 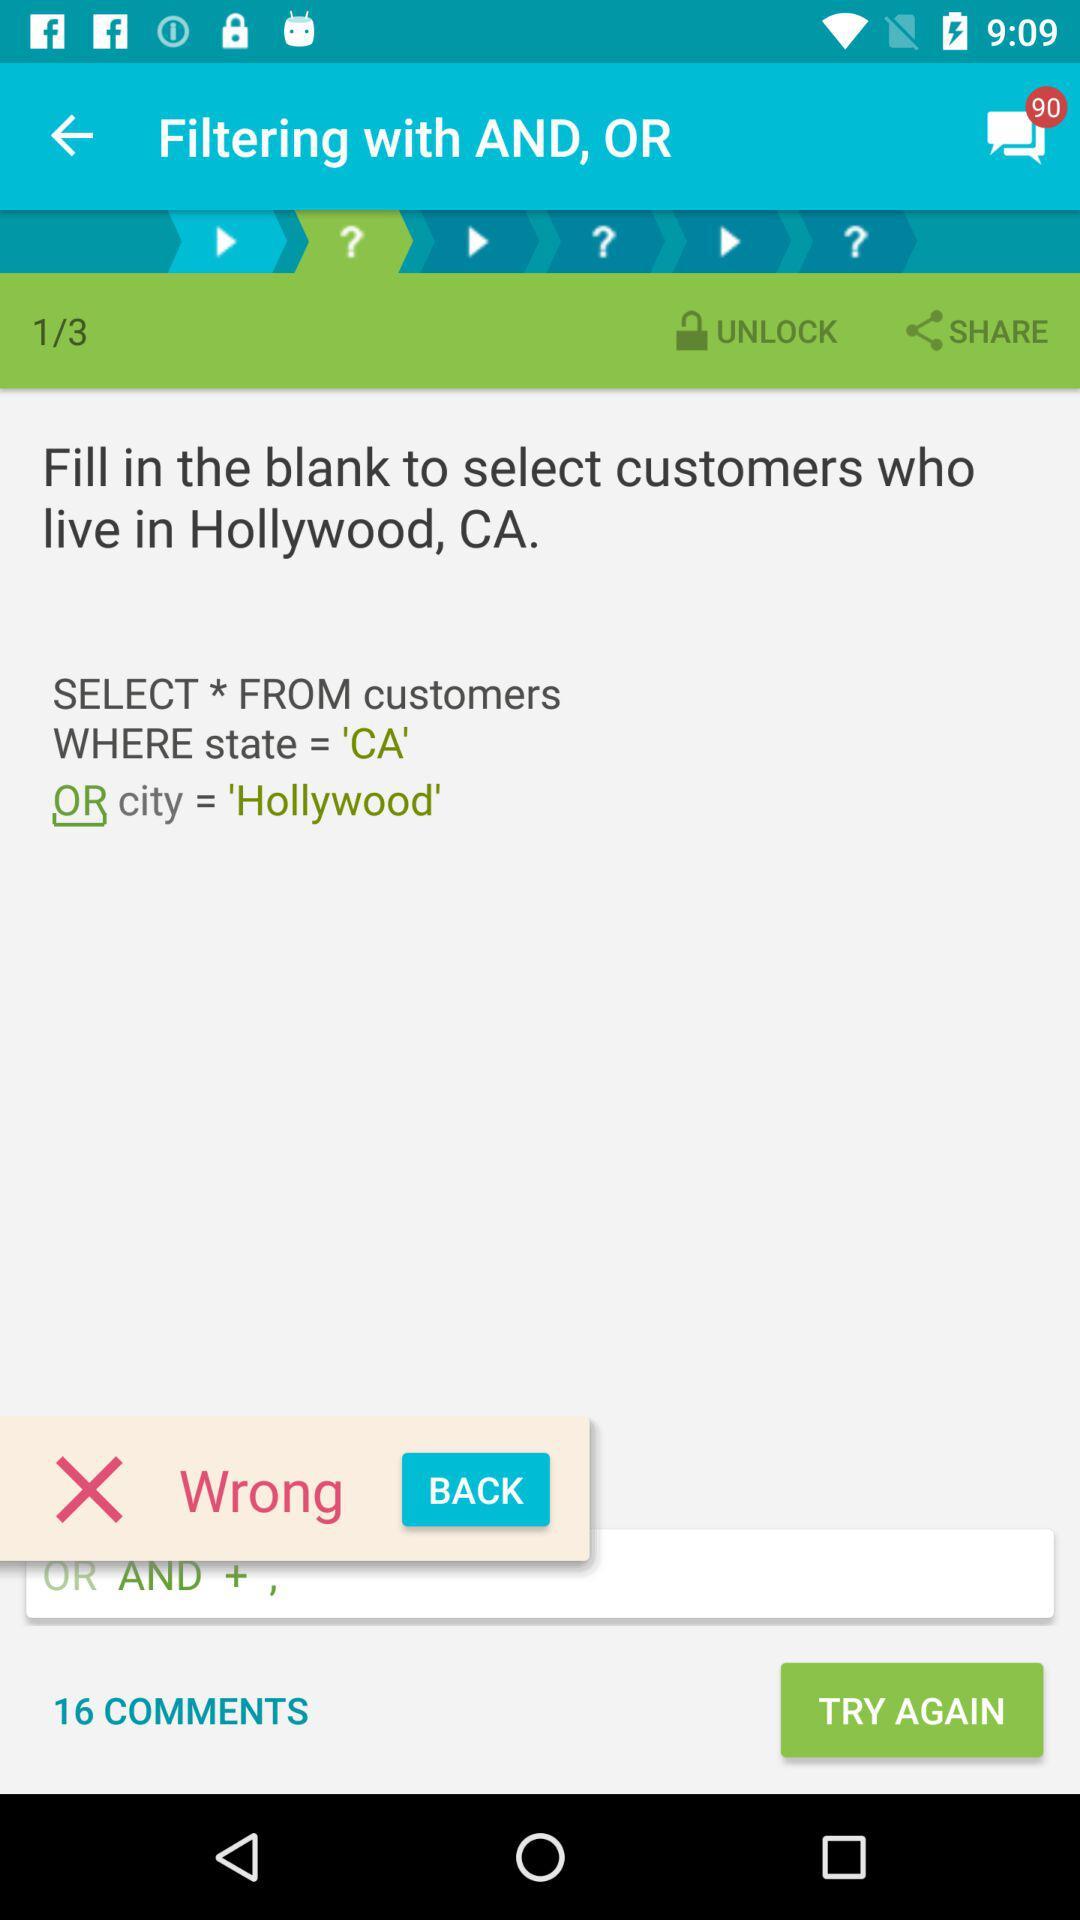 What do you see at coordinates (350, 240) in the screenshot?
I see `the help icon` at bounding box center [350, 240].